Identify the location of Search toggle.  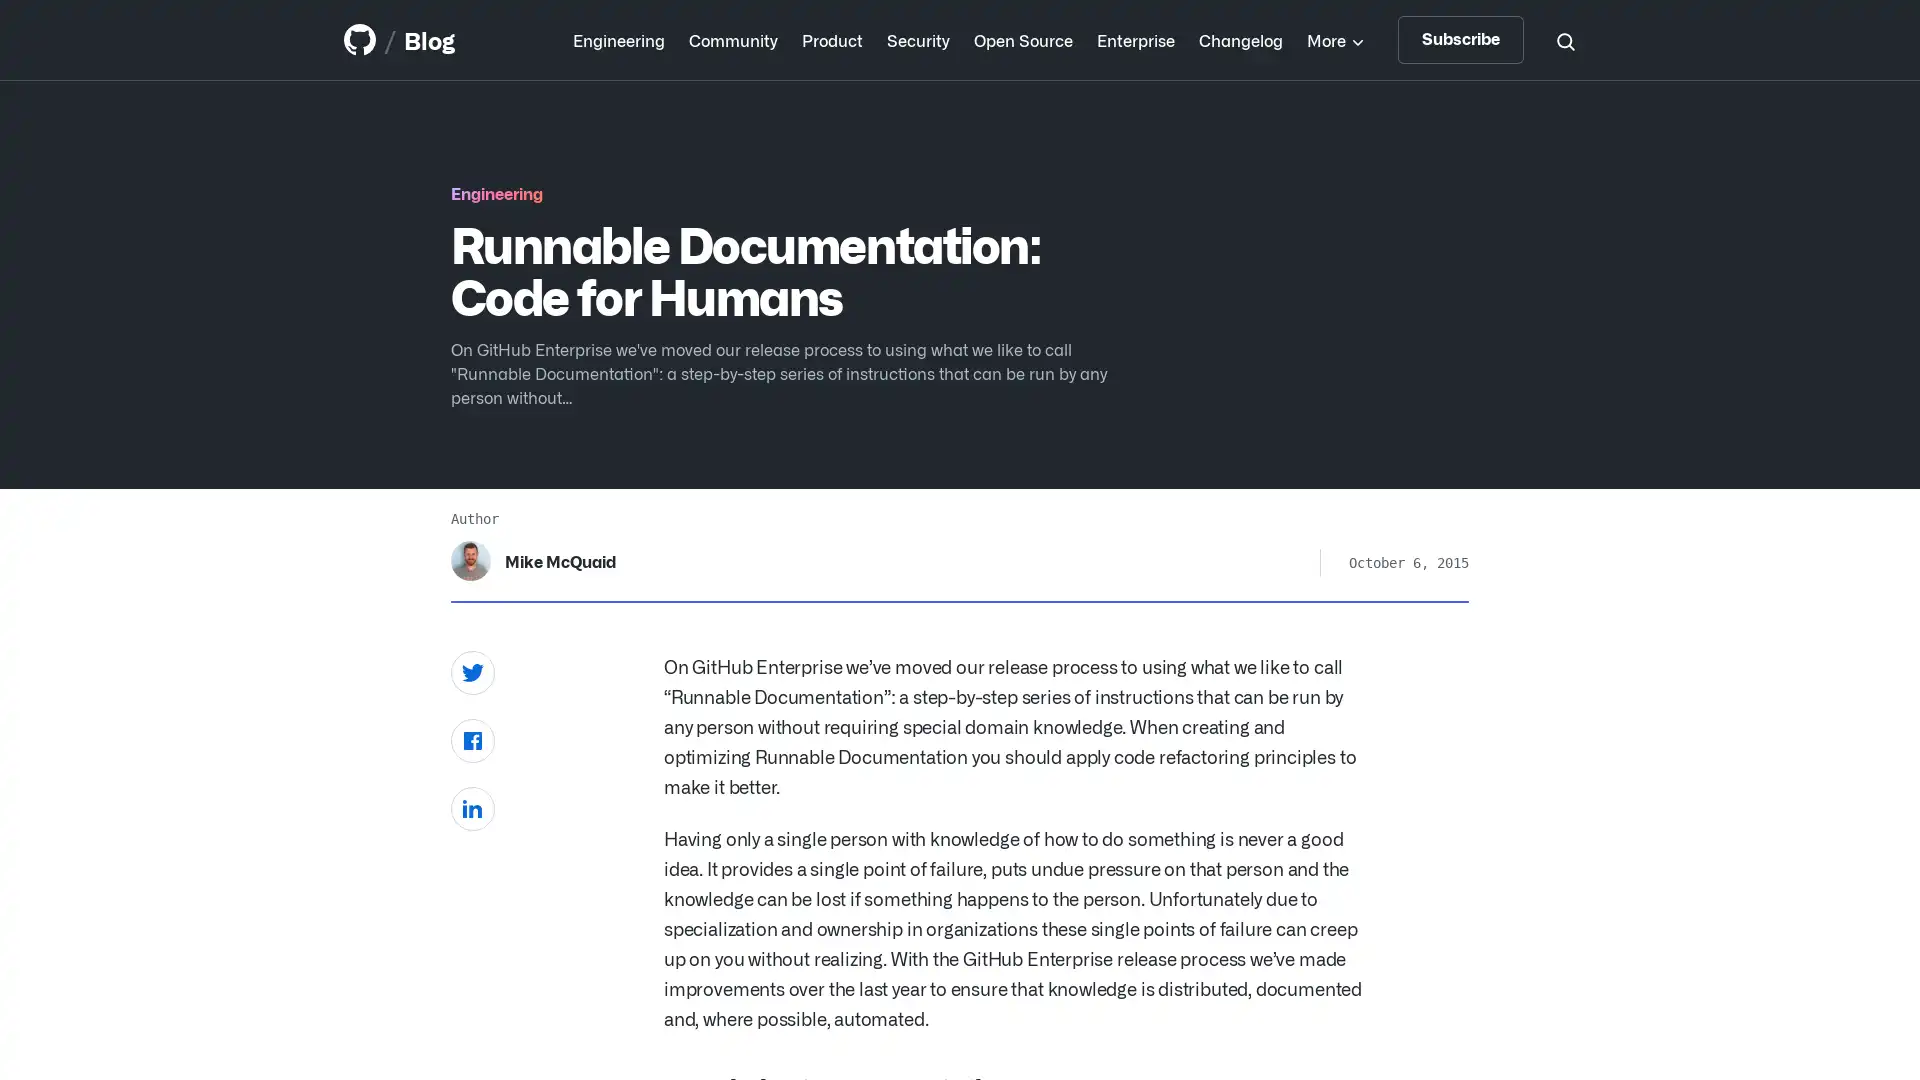
(1564, 38).